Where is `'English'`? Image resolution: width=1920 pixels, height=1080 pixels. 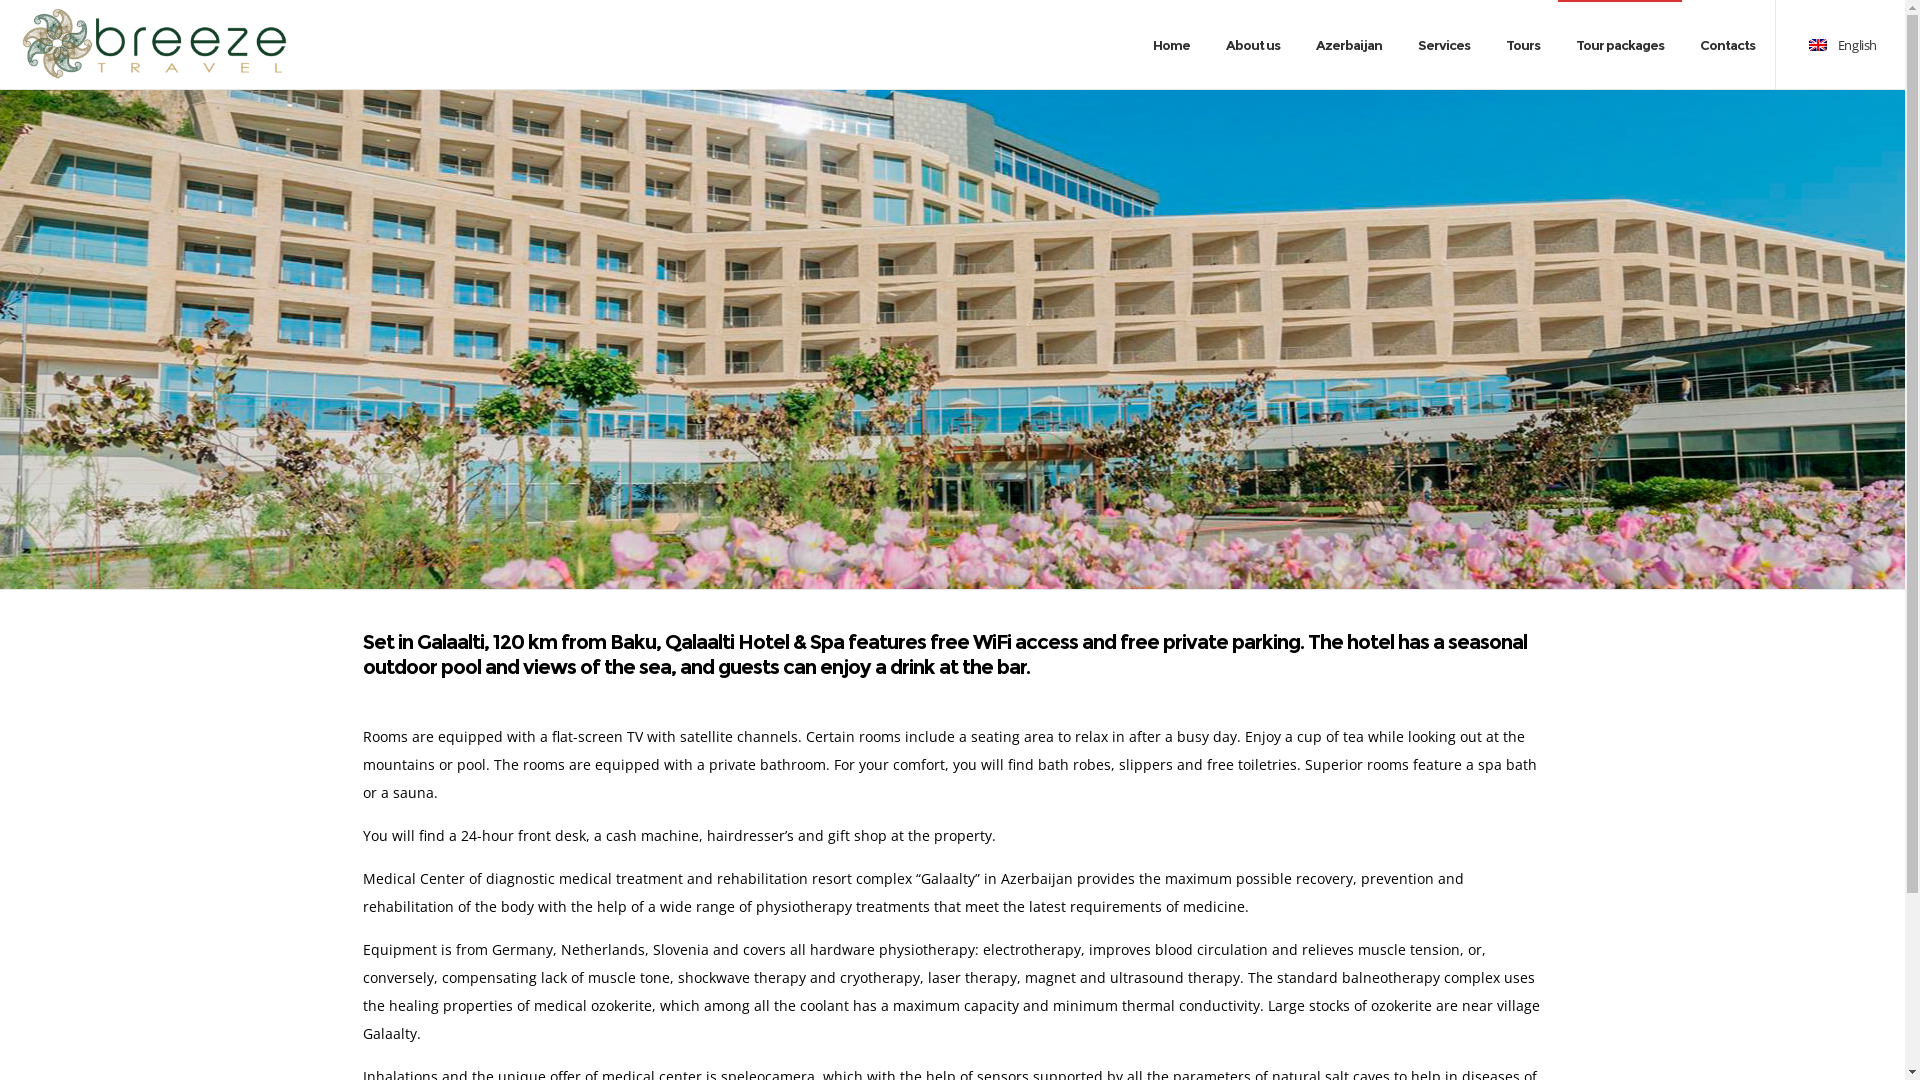 'English' is located at coordinates (1841, 45).